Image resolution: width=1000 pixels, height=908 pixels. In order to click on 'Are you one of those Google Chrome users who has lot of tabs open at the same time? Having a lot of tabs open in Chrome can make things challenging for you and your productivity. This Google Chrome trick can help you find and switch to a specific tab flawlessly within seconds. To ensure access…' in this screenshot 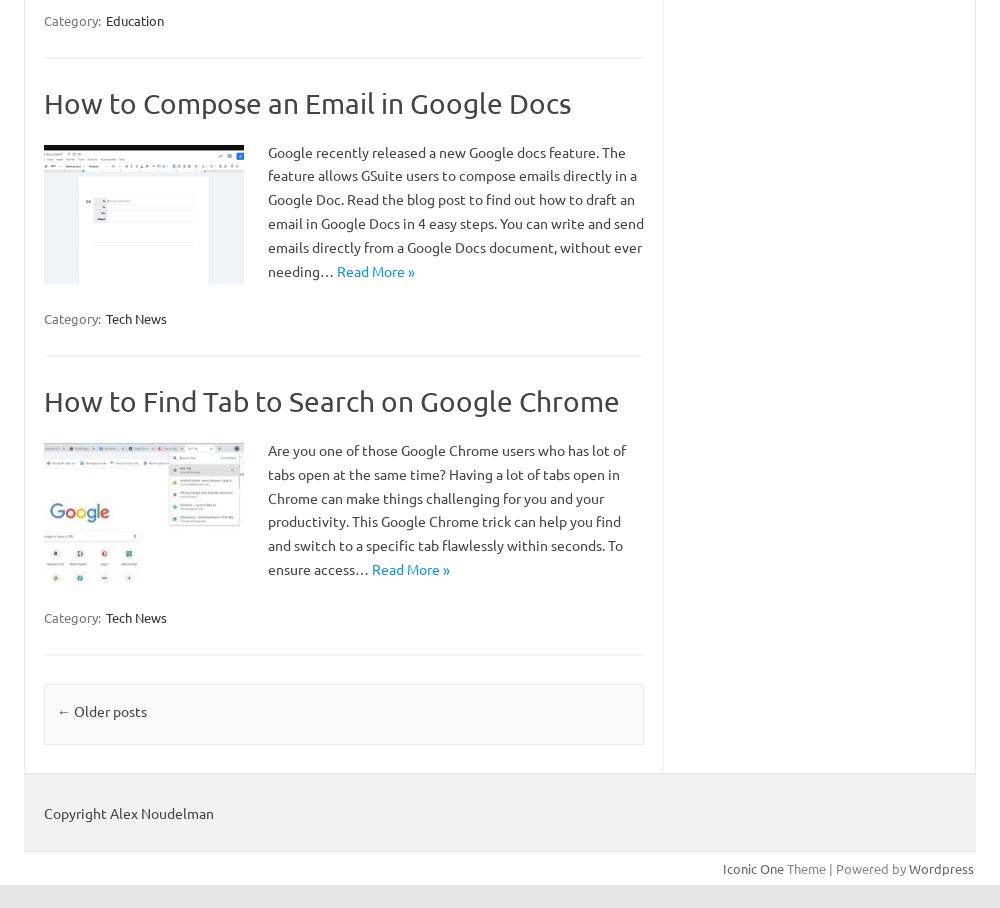, I will do `click(446, 509)`.